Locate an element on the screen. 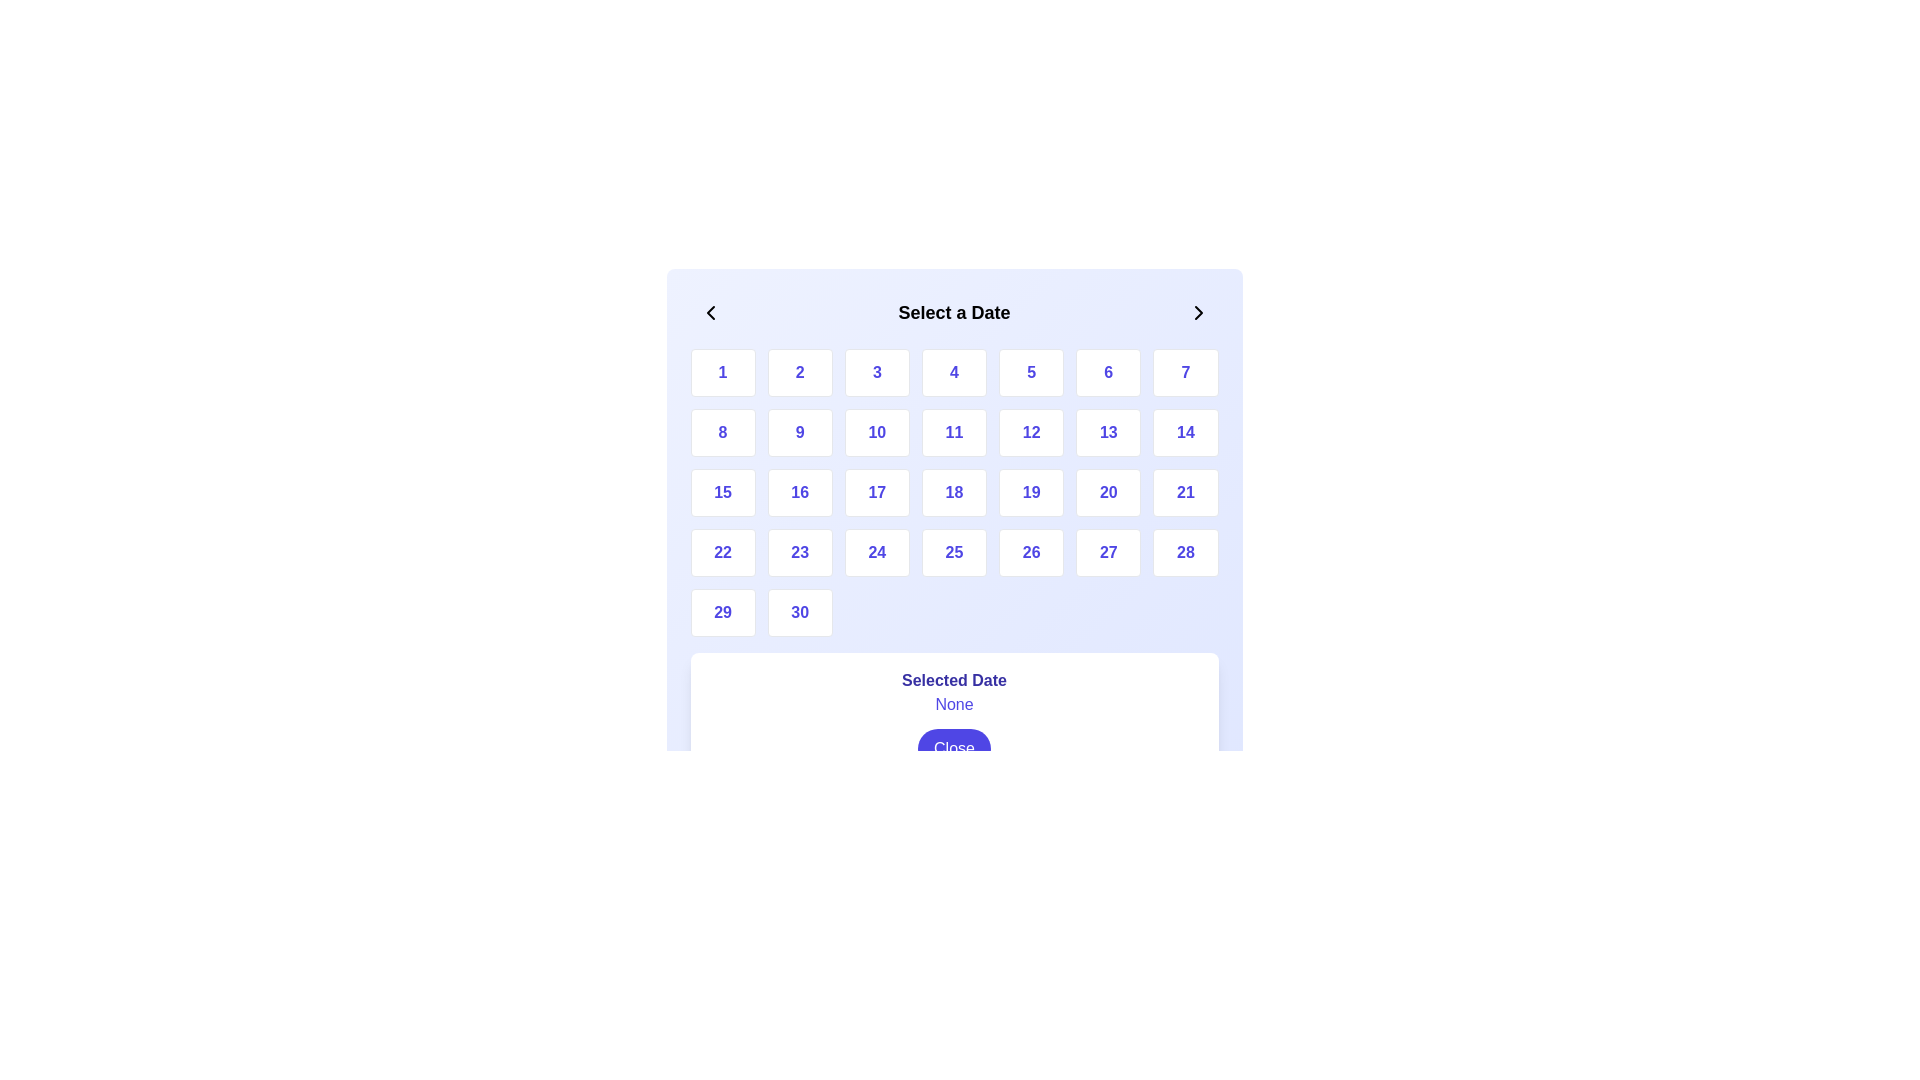 The height and width of the screenshot is (1080, 1920). the bold text label that reads 'Select a Date', which is centrally aligned in the header section of the calendar date selector is located at coordinates (953, 312).